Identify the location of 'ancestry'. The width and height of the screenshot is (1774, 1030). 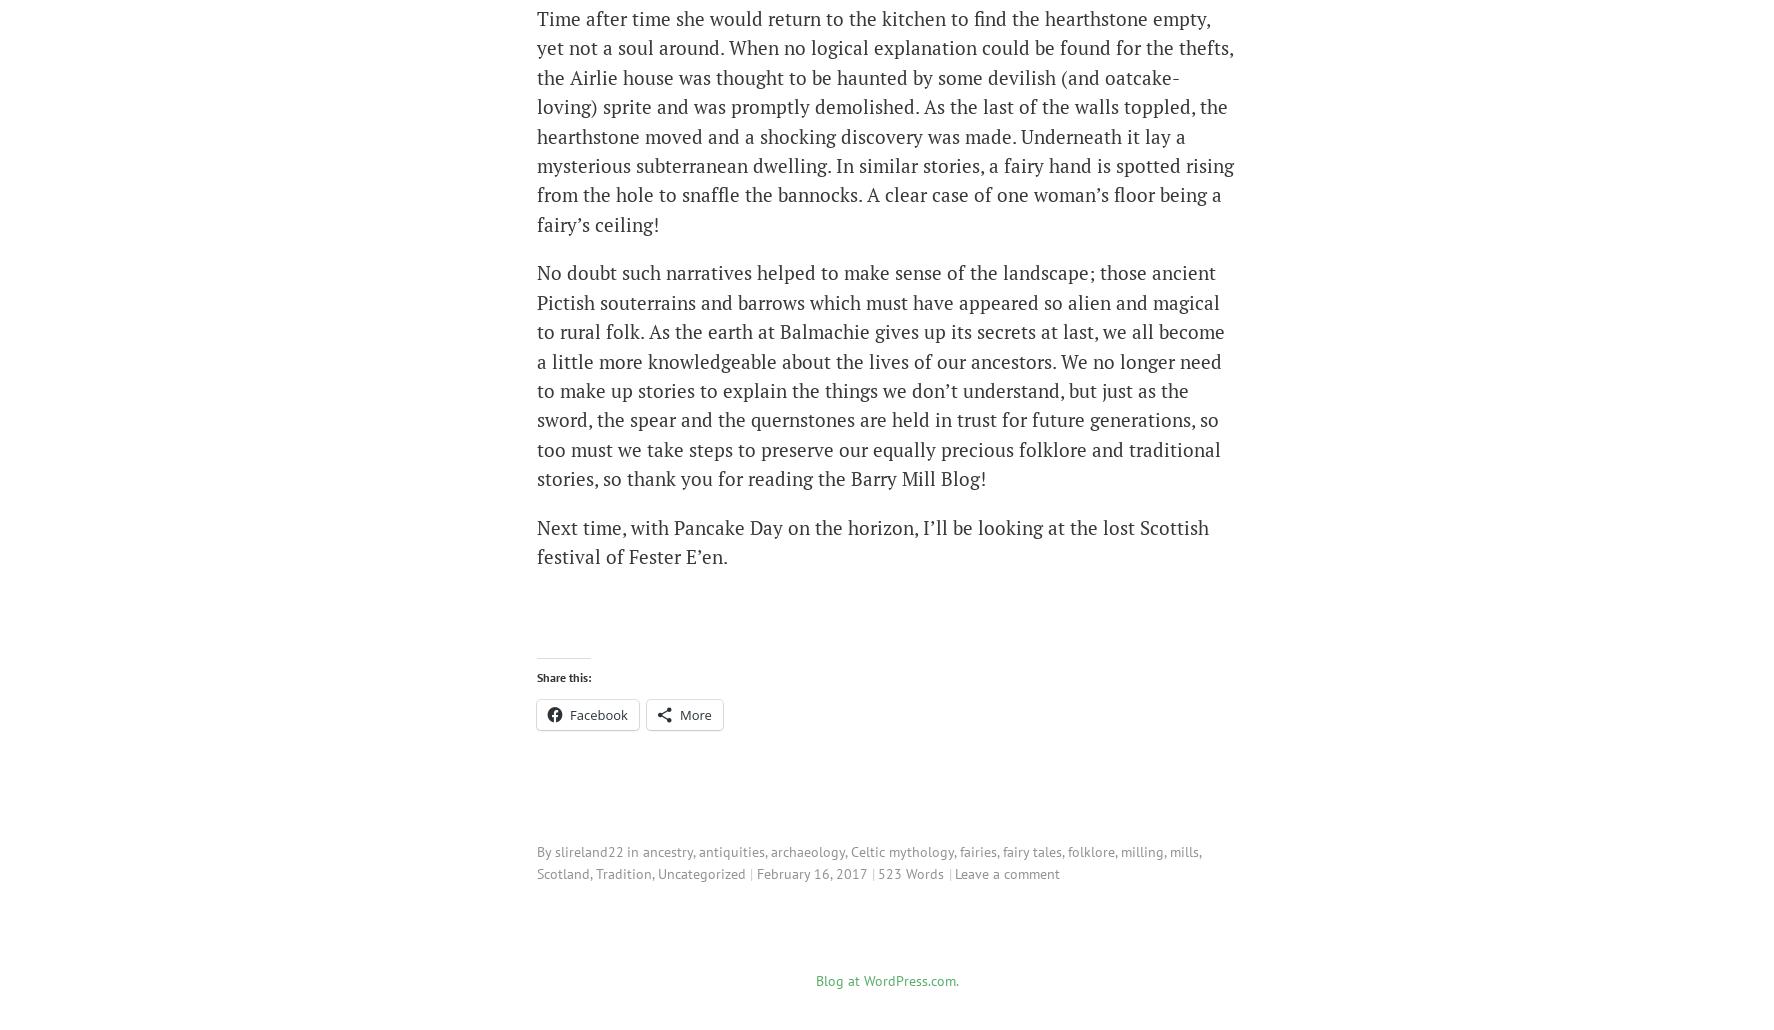
(668, 849).